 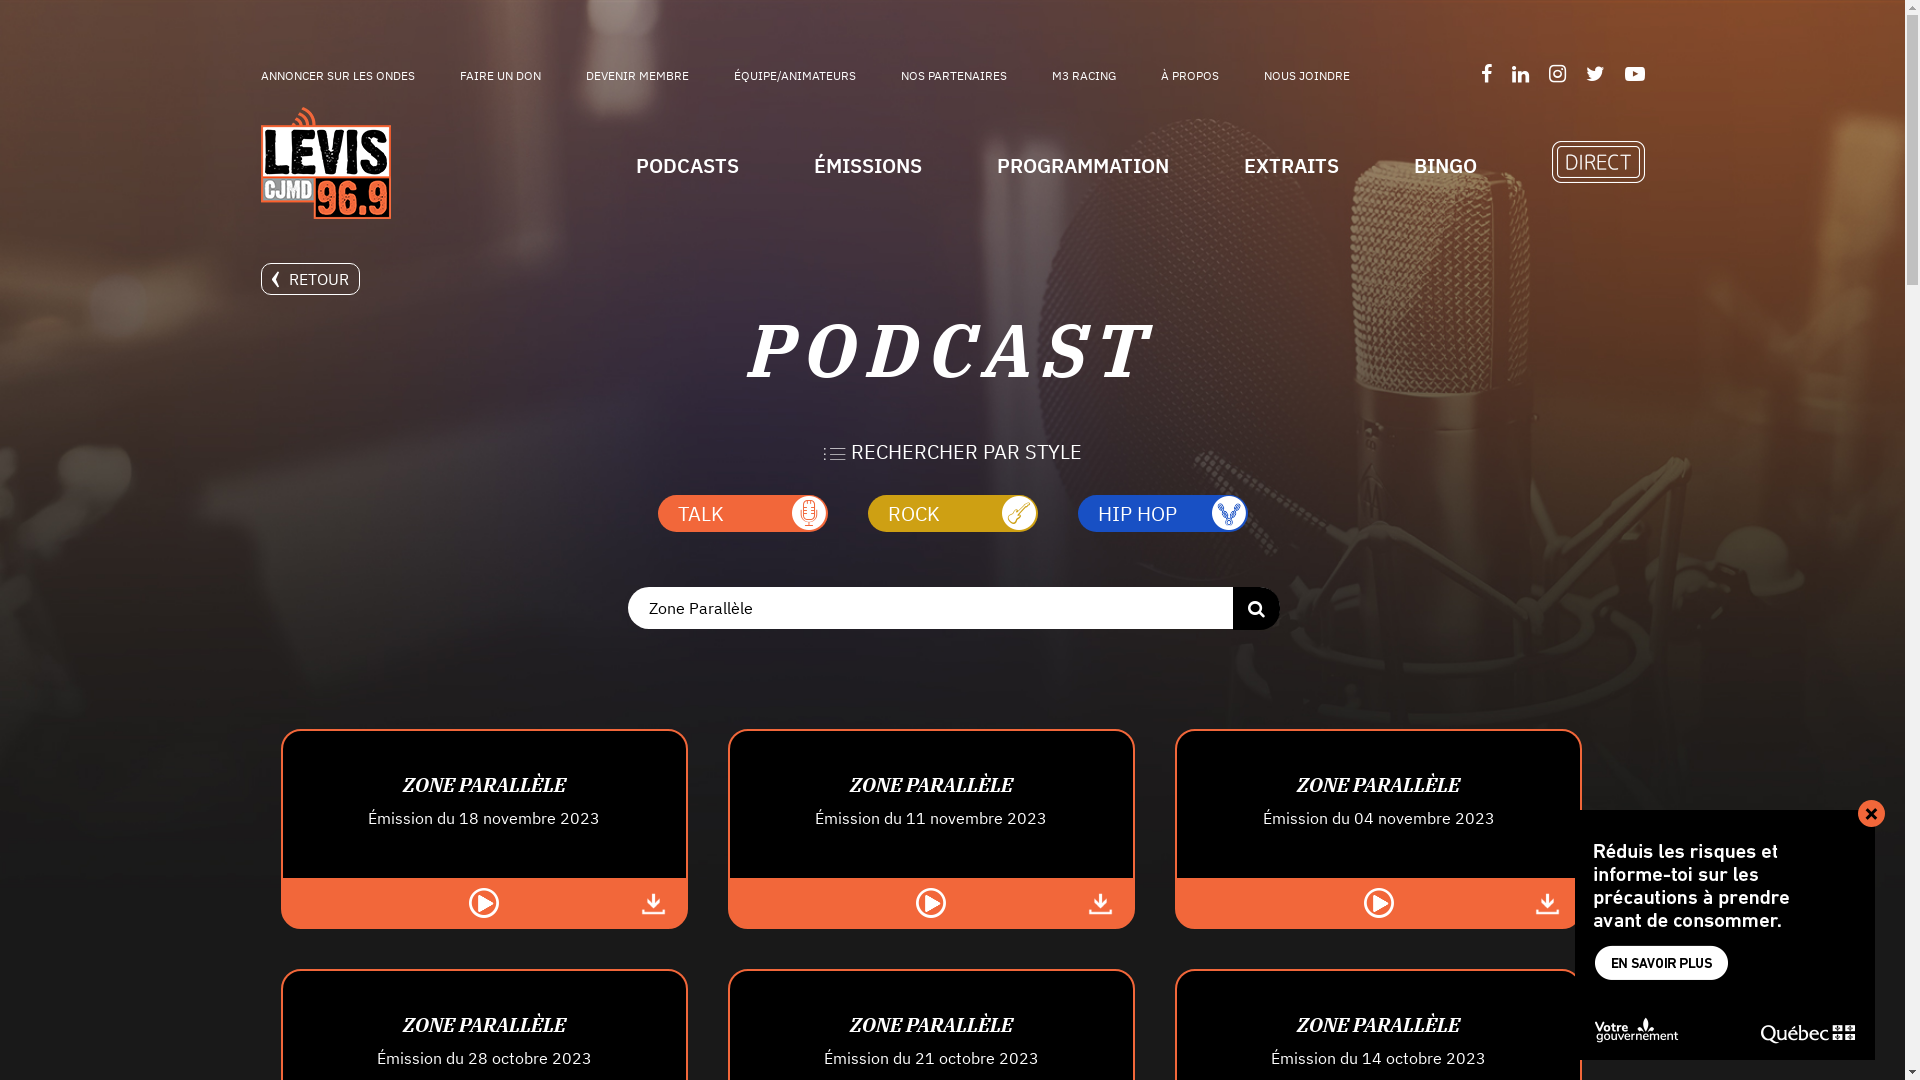 I want to click on 'MSSS - Campagne Surdoses - 1018061', so click(x=1723, y=934).